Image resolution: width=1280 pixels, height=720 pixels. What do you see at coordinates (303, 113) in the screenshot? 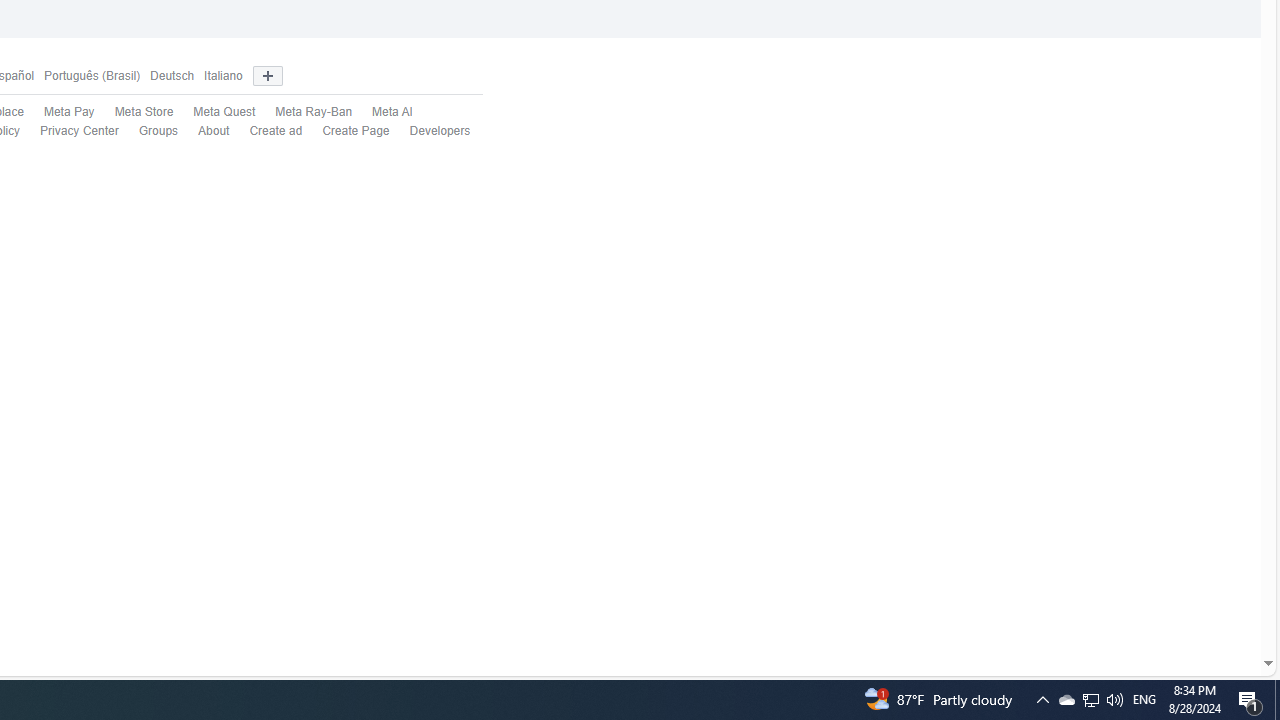
I see `'Meta Ray-Ban'` at bounding box center [303, 113].